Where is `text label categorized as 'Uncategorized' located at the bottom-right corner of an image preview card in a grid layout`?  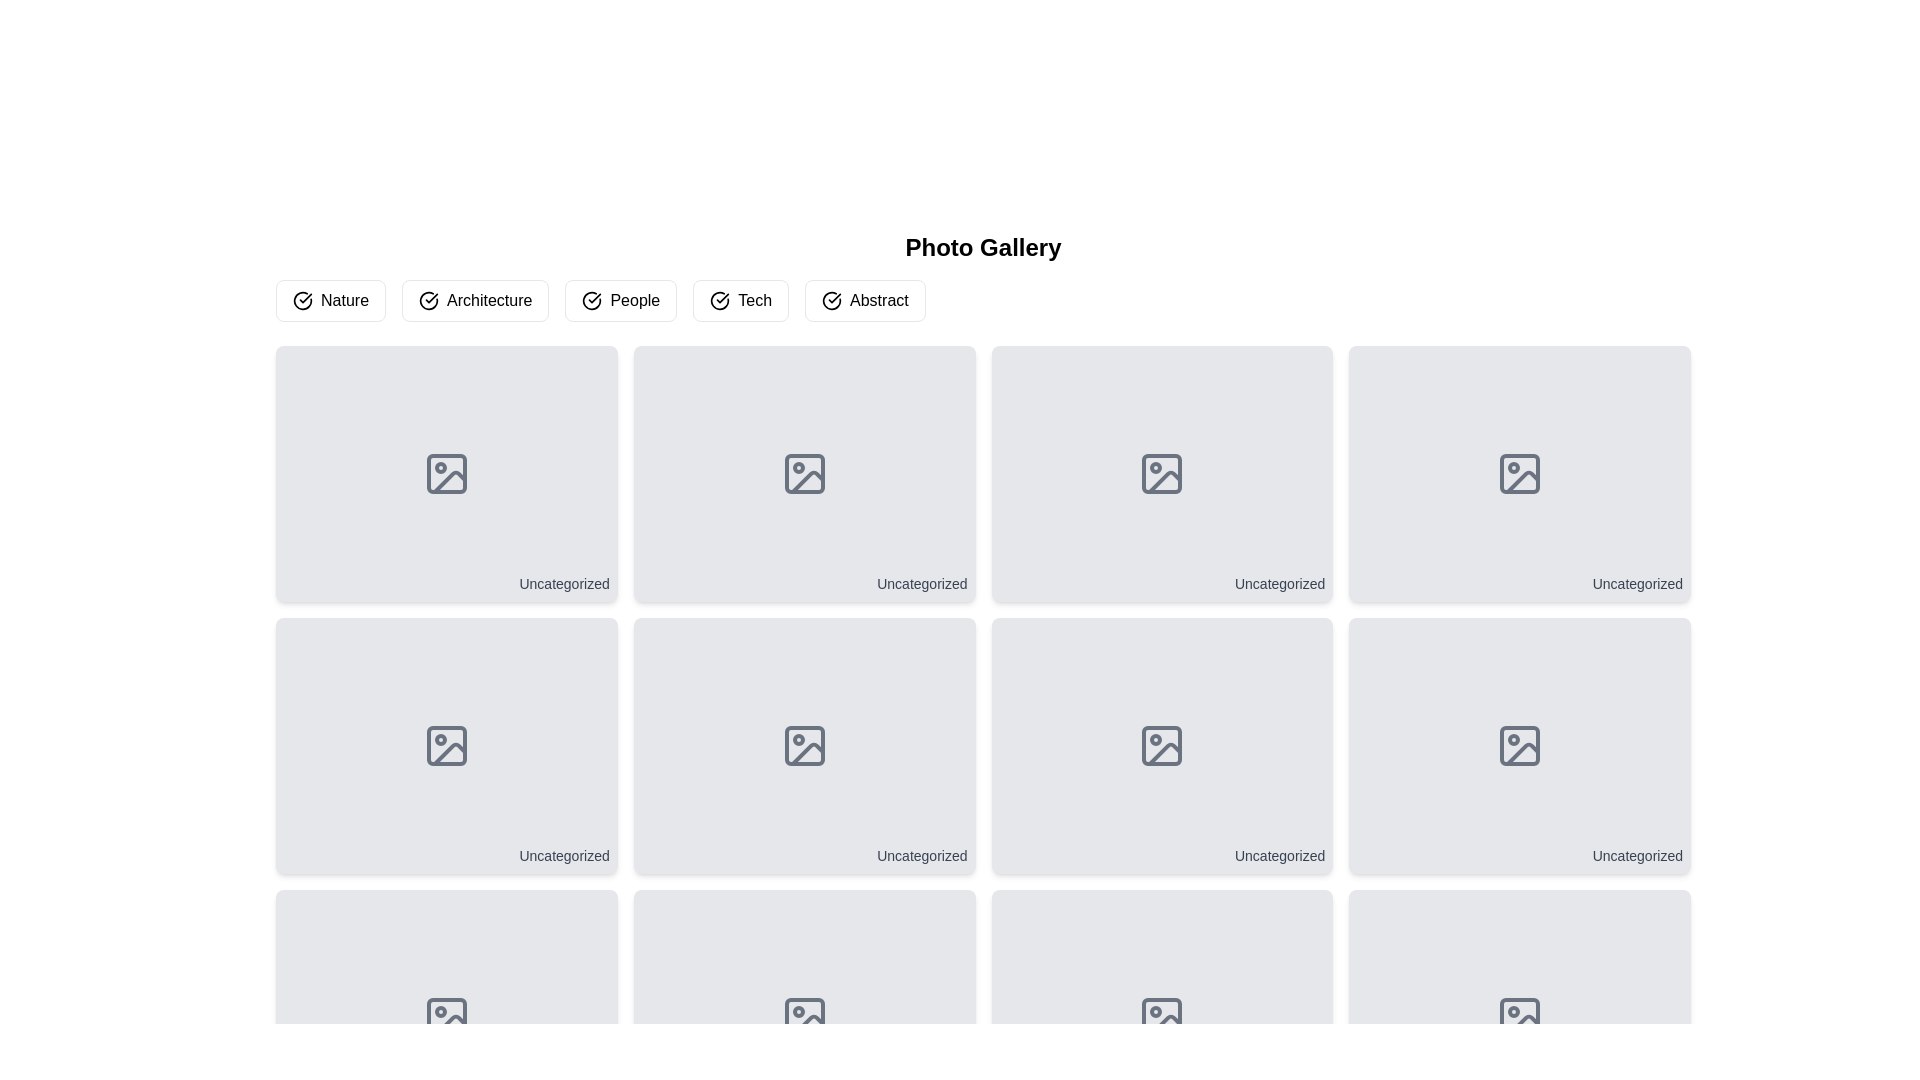 text label categorized as 'Uncategorized' located at the bottom-right corner of an image preview card in a grid layout is located at coordinates (1280, 855).